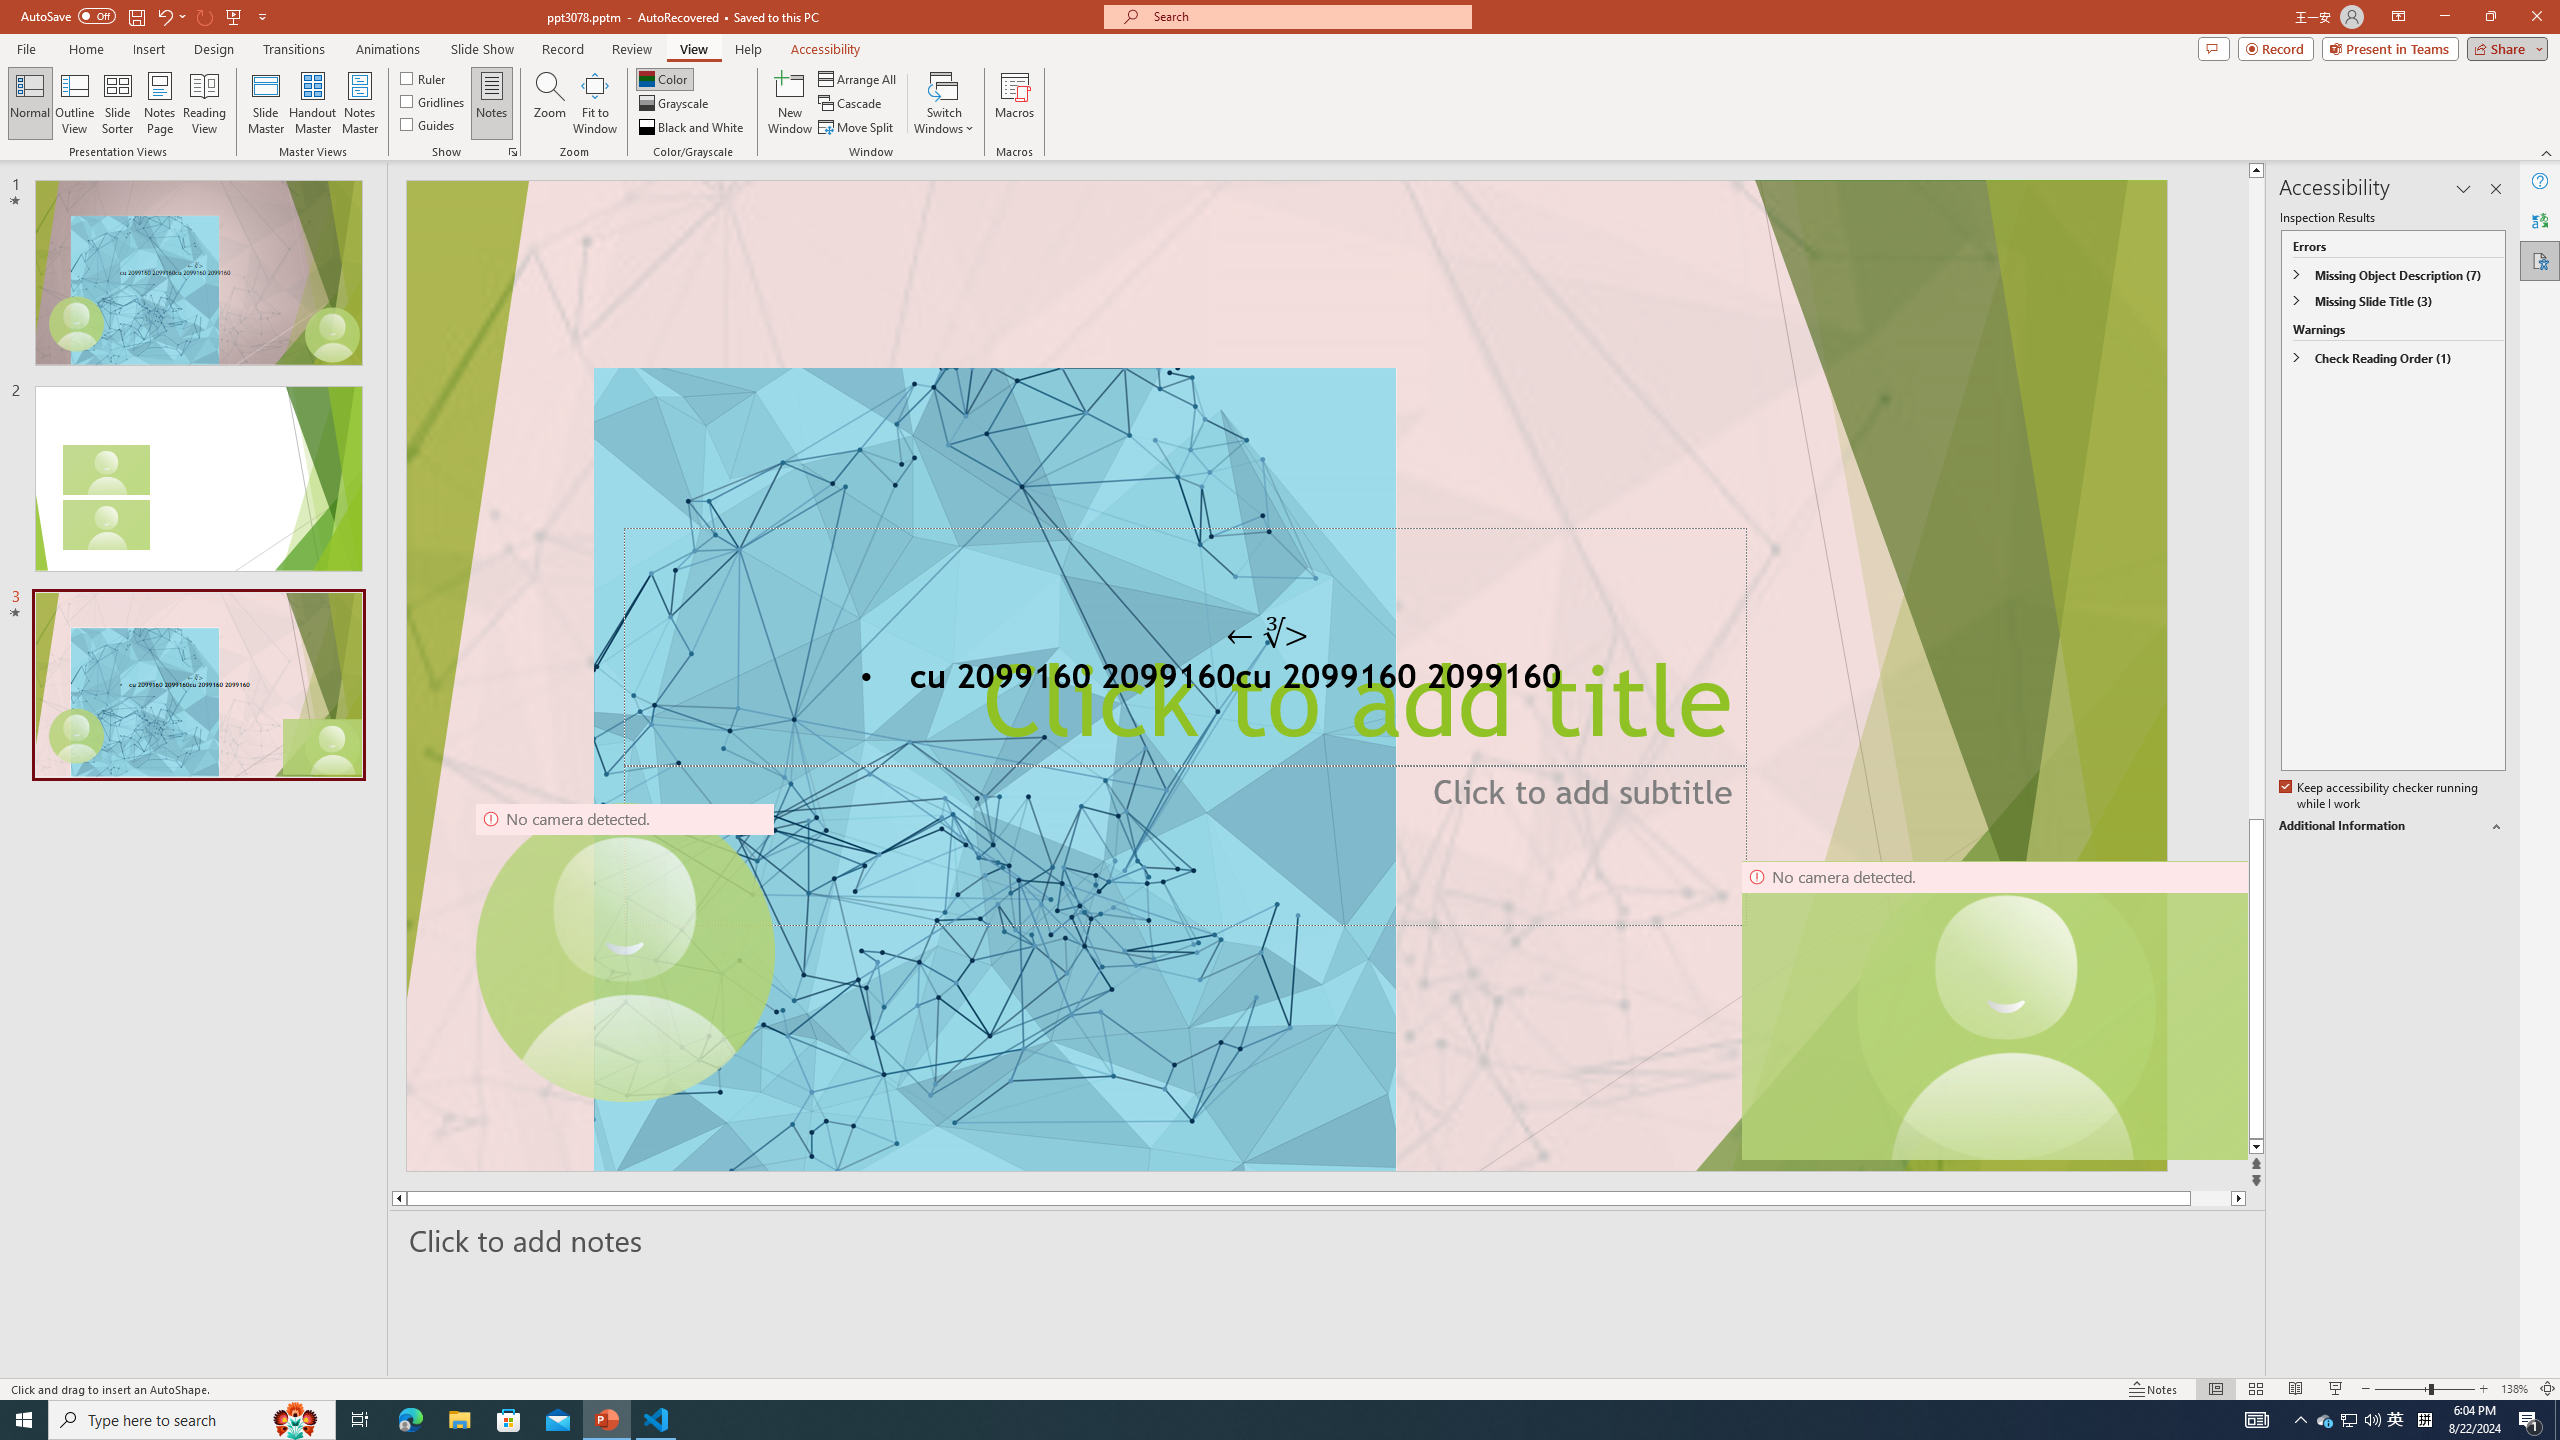 Image resolution: width=2560 pixels, height=1440 pixels. I want to click on 'Animations', so click(387, 49).